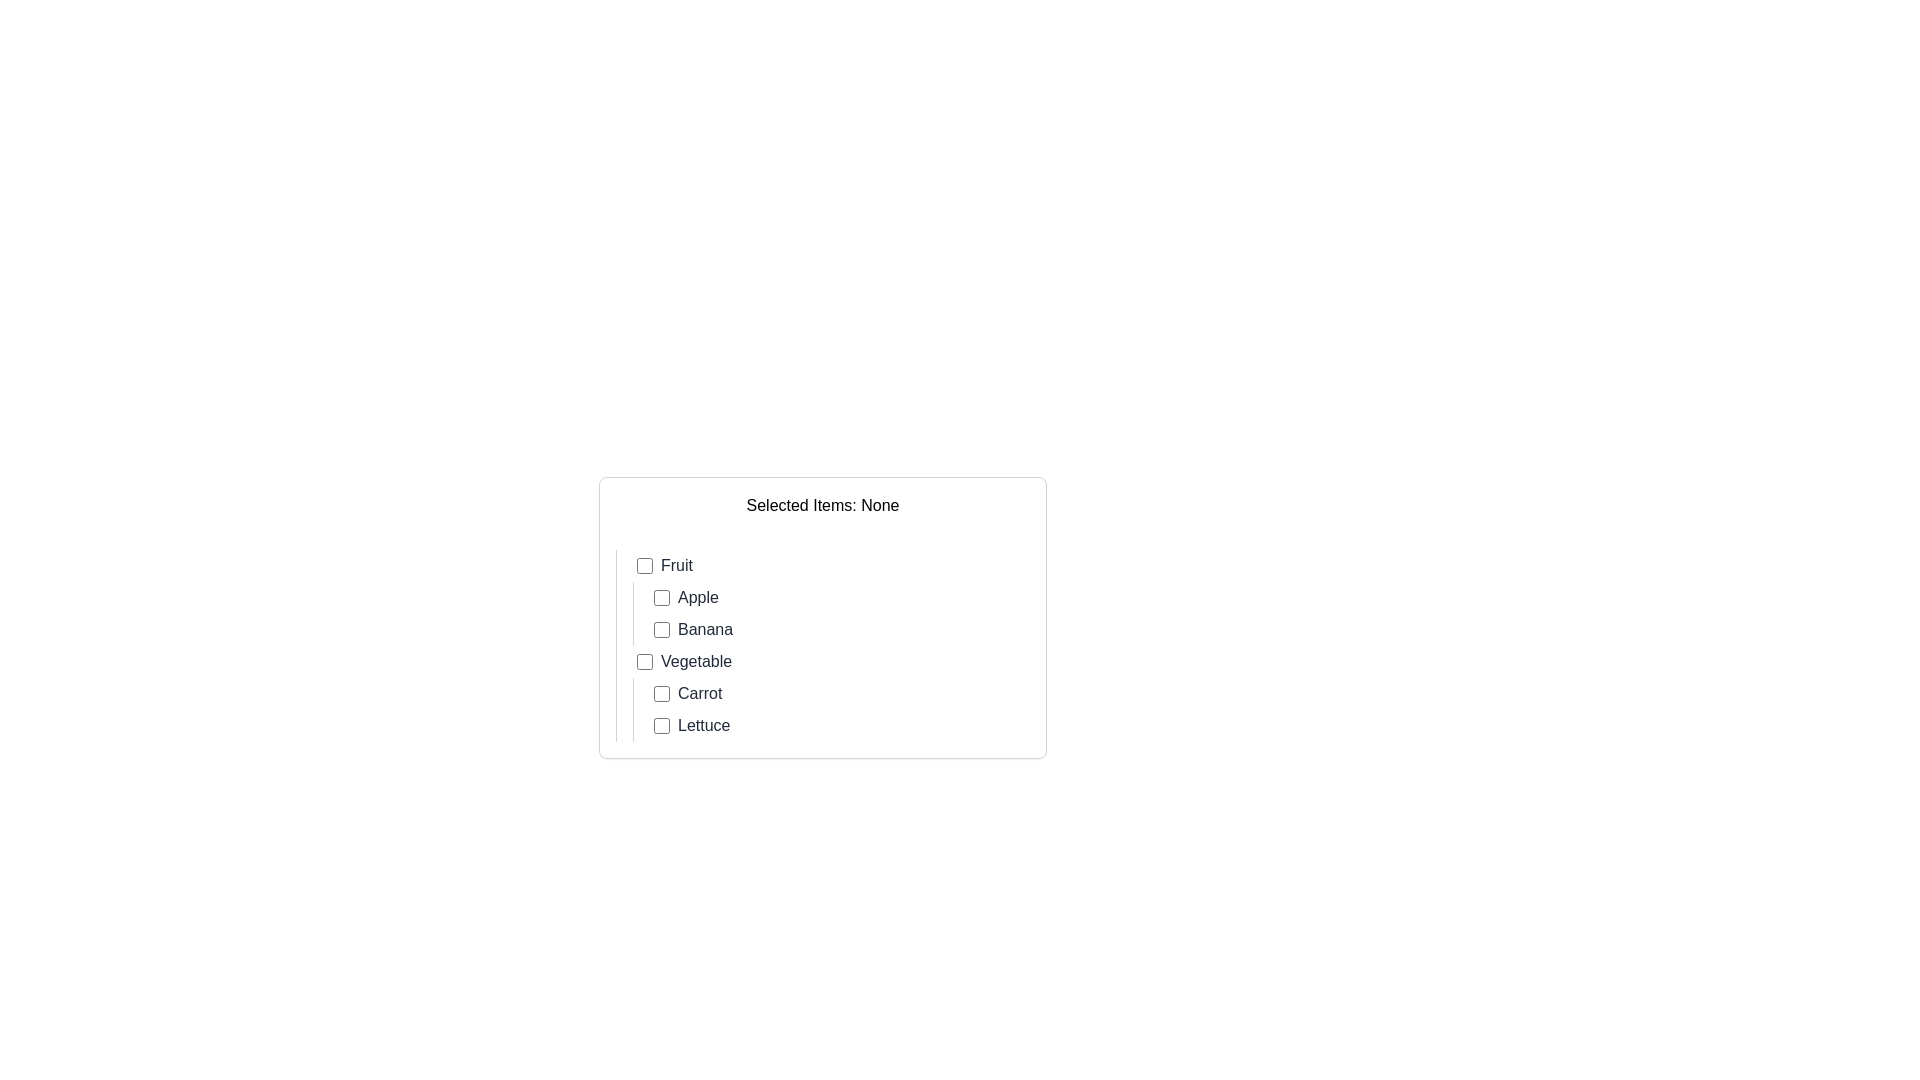 The image size is (1920, 1080). Describe the element at coordinates (662, 693) in the screenshot. I see `the checkbox located to the left of the text 'Carrot'` at that location.